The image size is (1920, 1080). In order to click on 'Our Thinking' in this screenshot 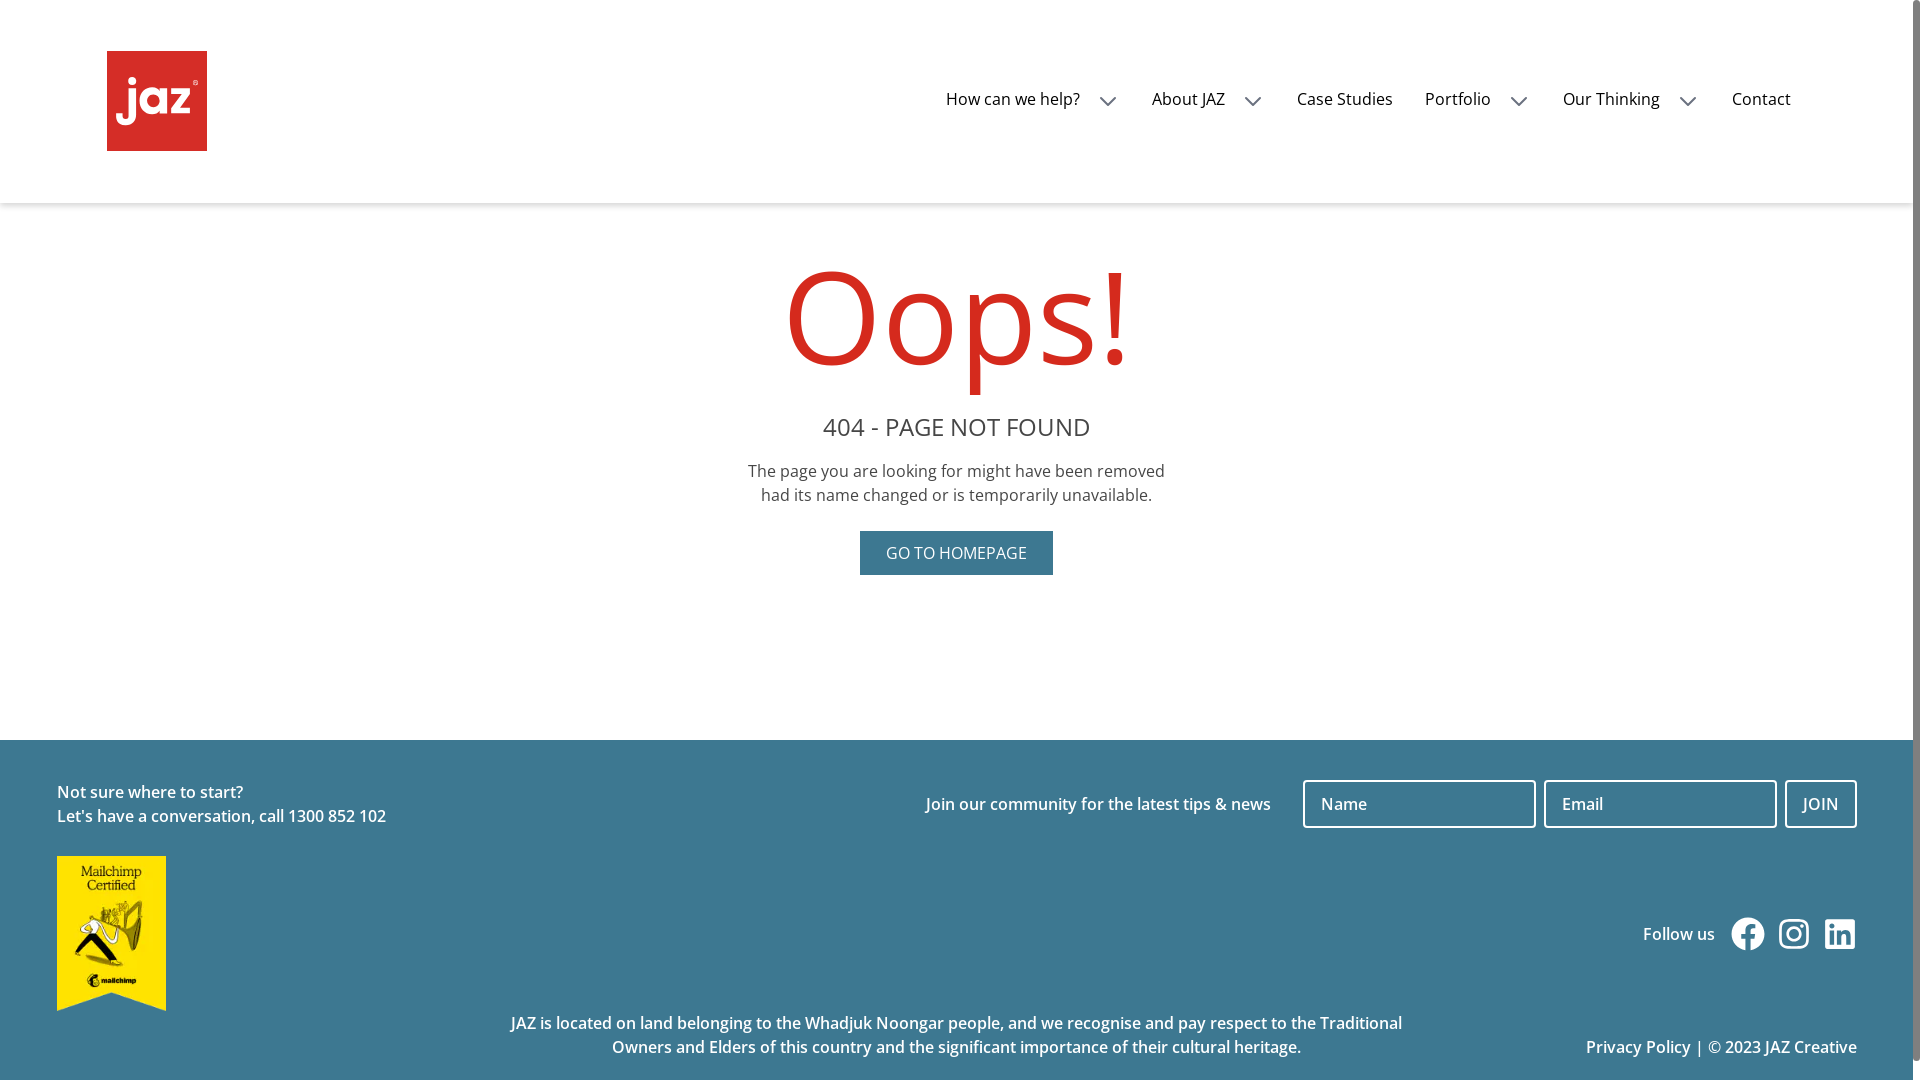, I will do `click(1630, 99)`.